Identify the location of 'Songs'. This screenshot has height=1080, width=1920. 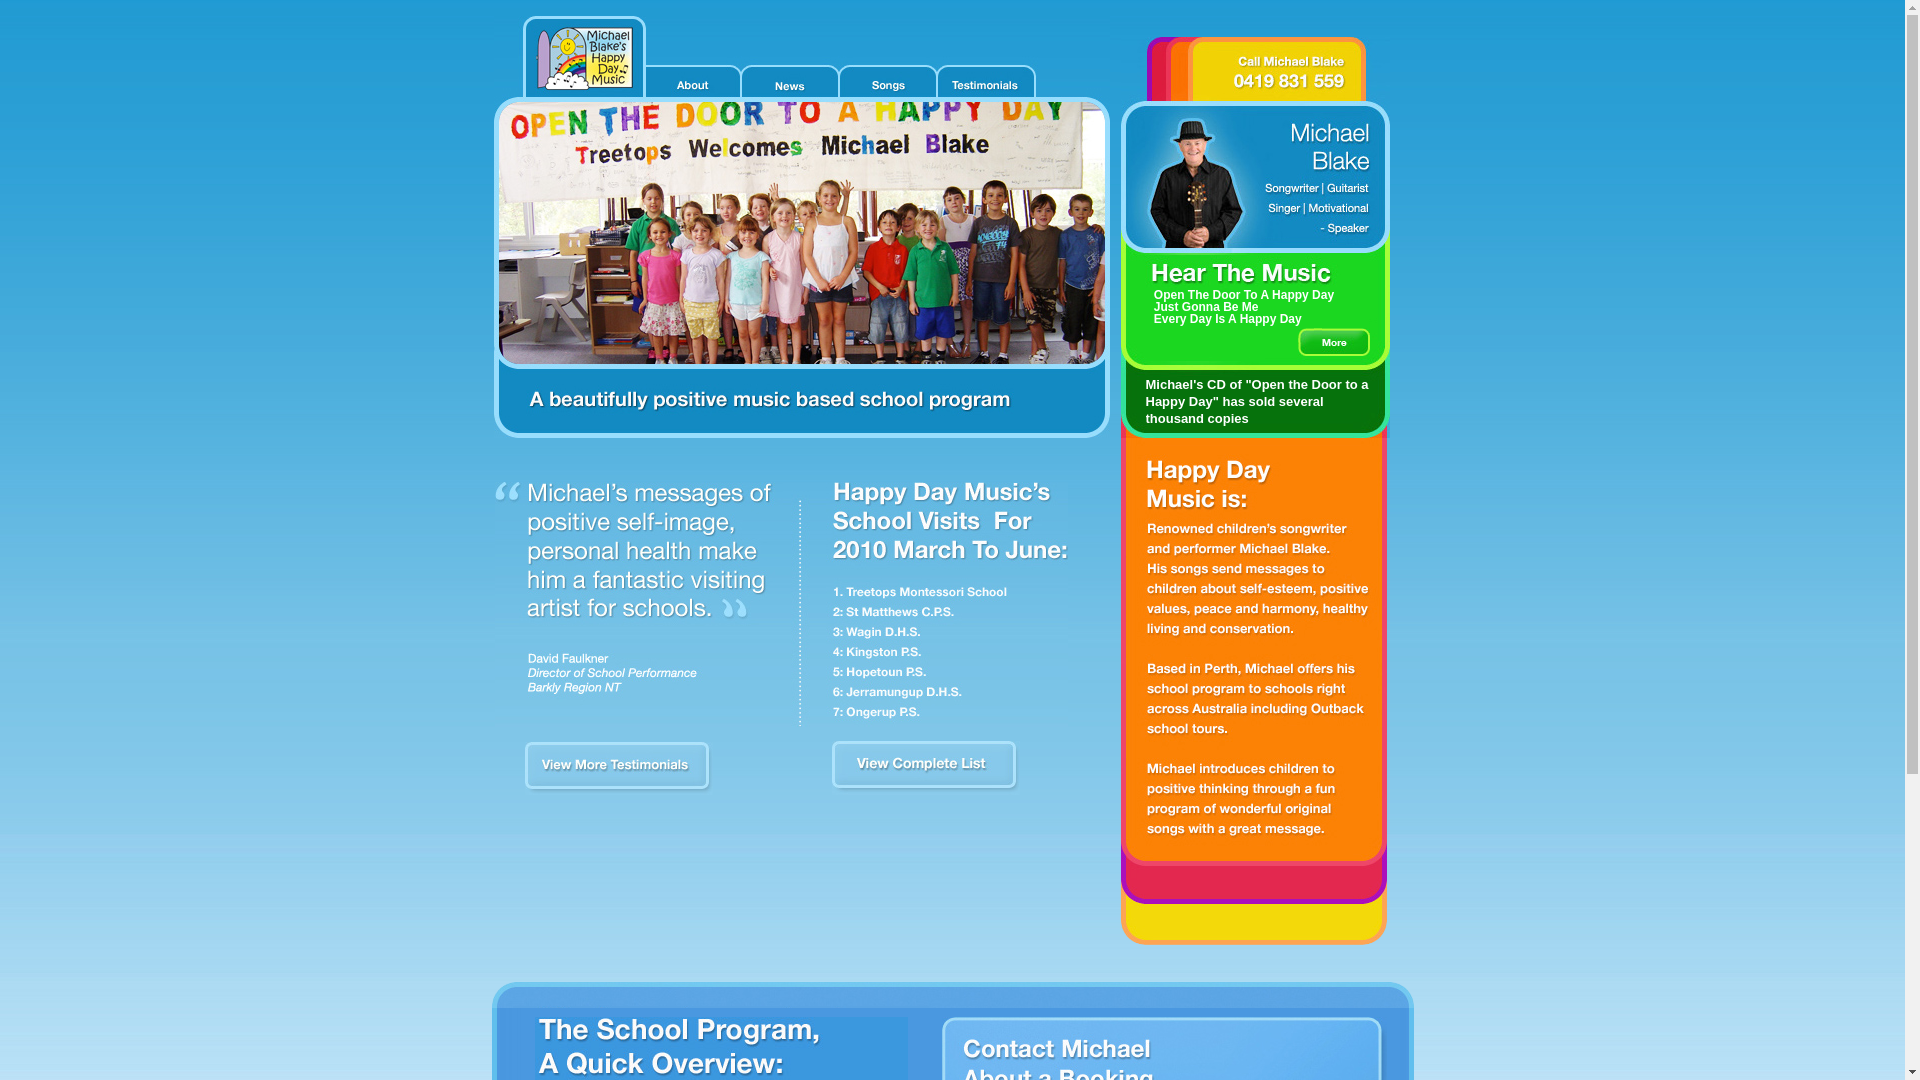
(885, 80).